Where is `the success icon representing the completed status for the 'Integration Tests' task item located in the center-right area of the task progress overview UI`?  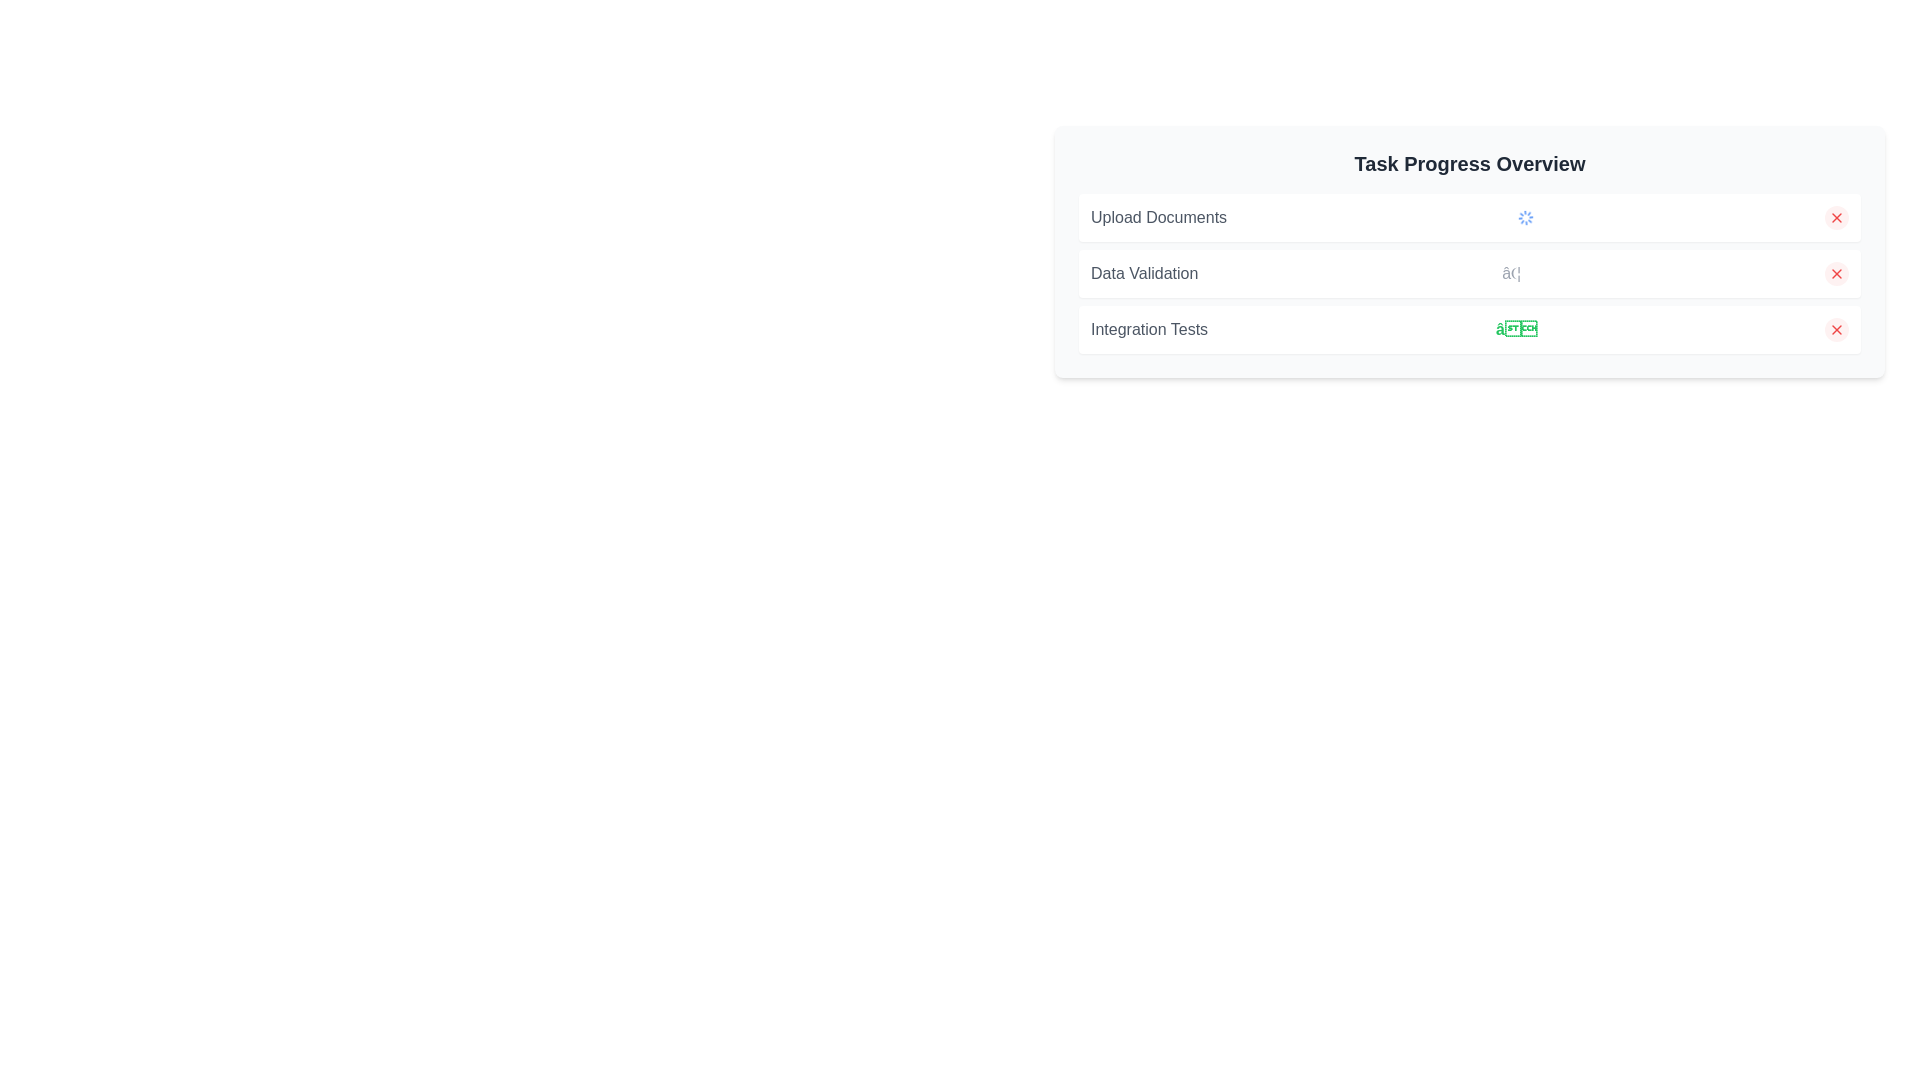
the success icon representing the completed status for the 'Integration Tests' task item located in the center-right area of the task progress overview UI is located at coordinates (1516, 329).